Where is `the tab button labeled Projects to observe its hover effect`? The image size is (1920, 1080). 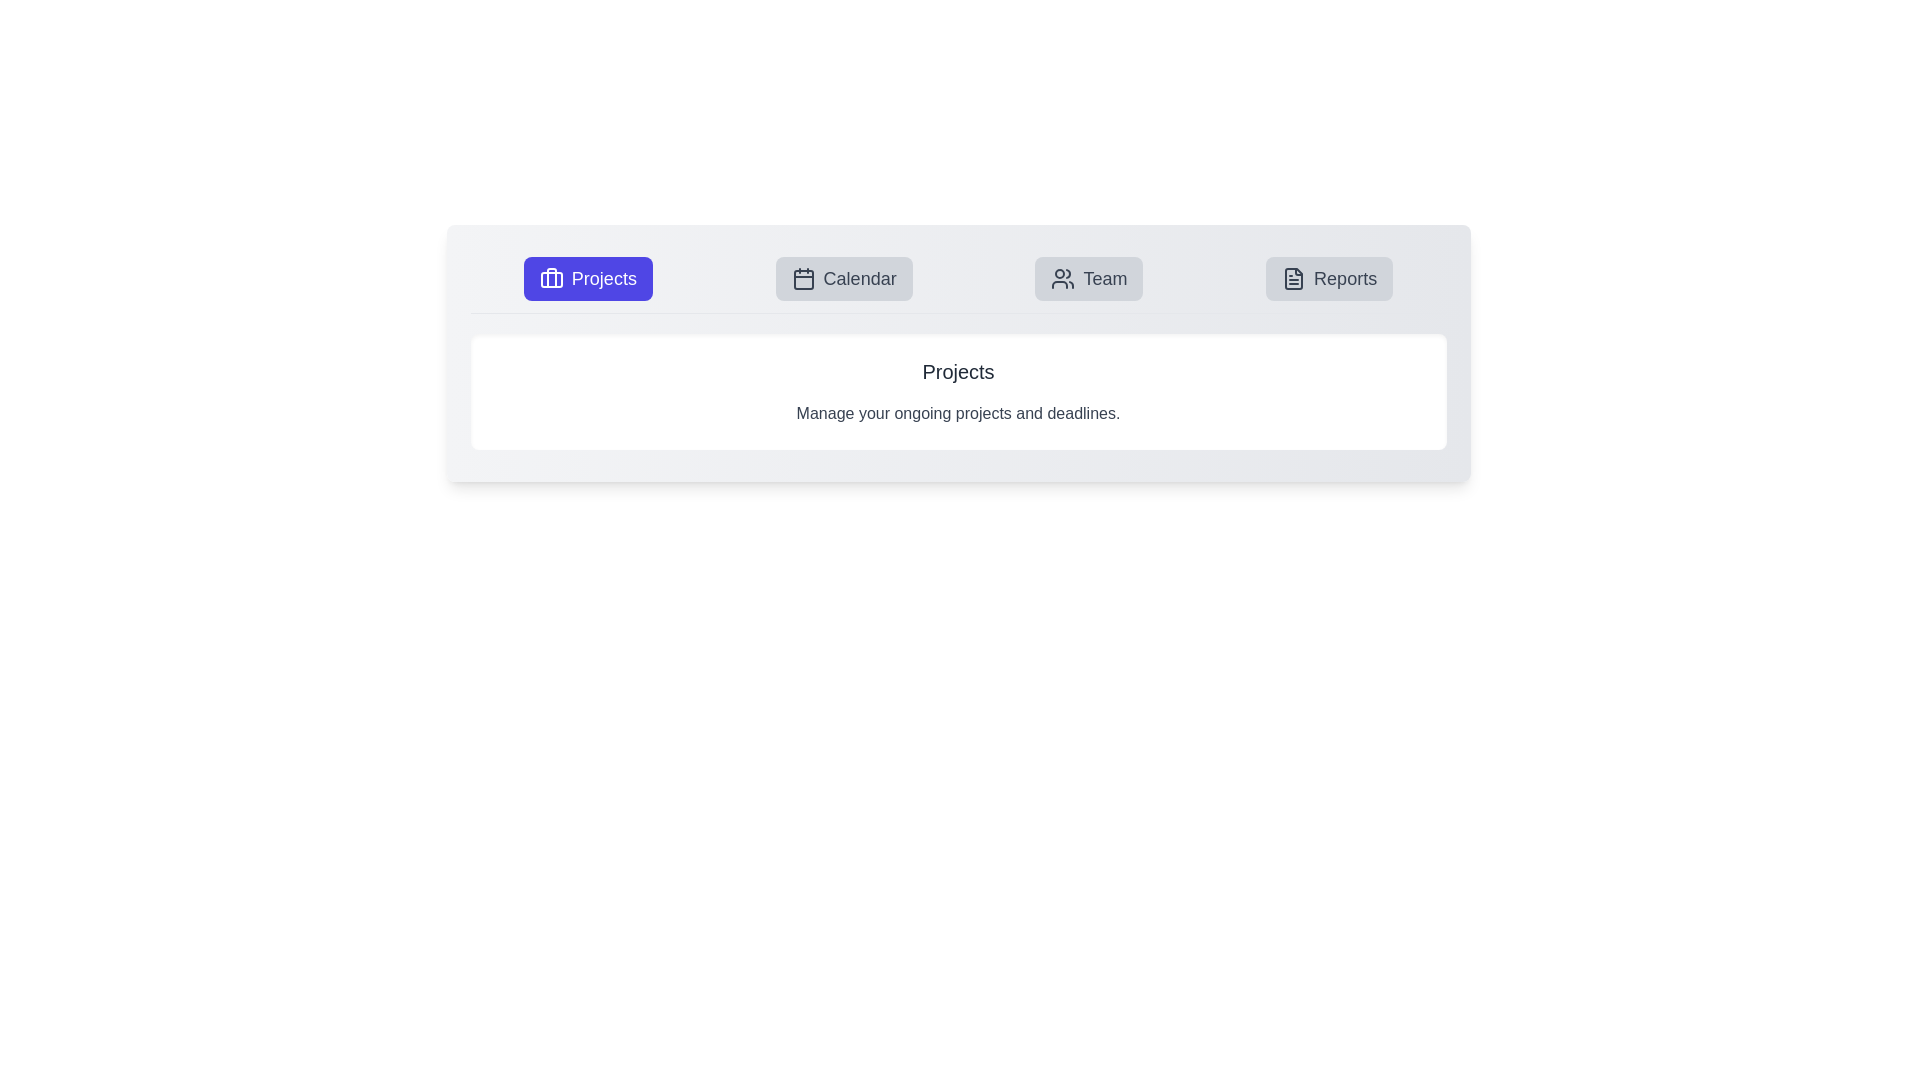
the tab button labeled Projects to observe its hover effect is located at coordinates (587, 278).